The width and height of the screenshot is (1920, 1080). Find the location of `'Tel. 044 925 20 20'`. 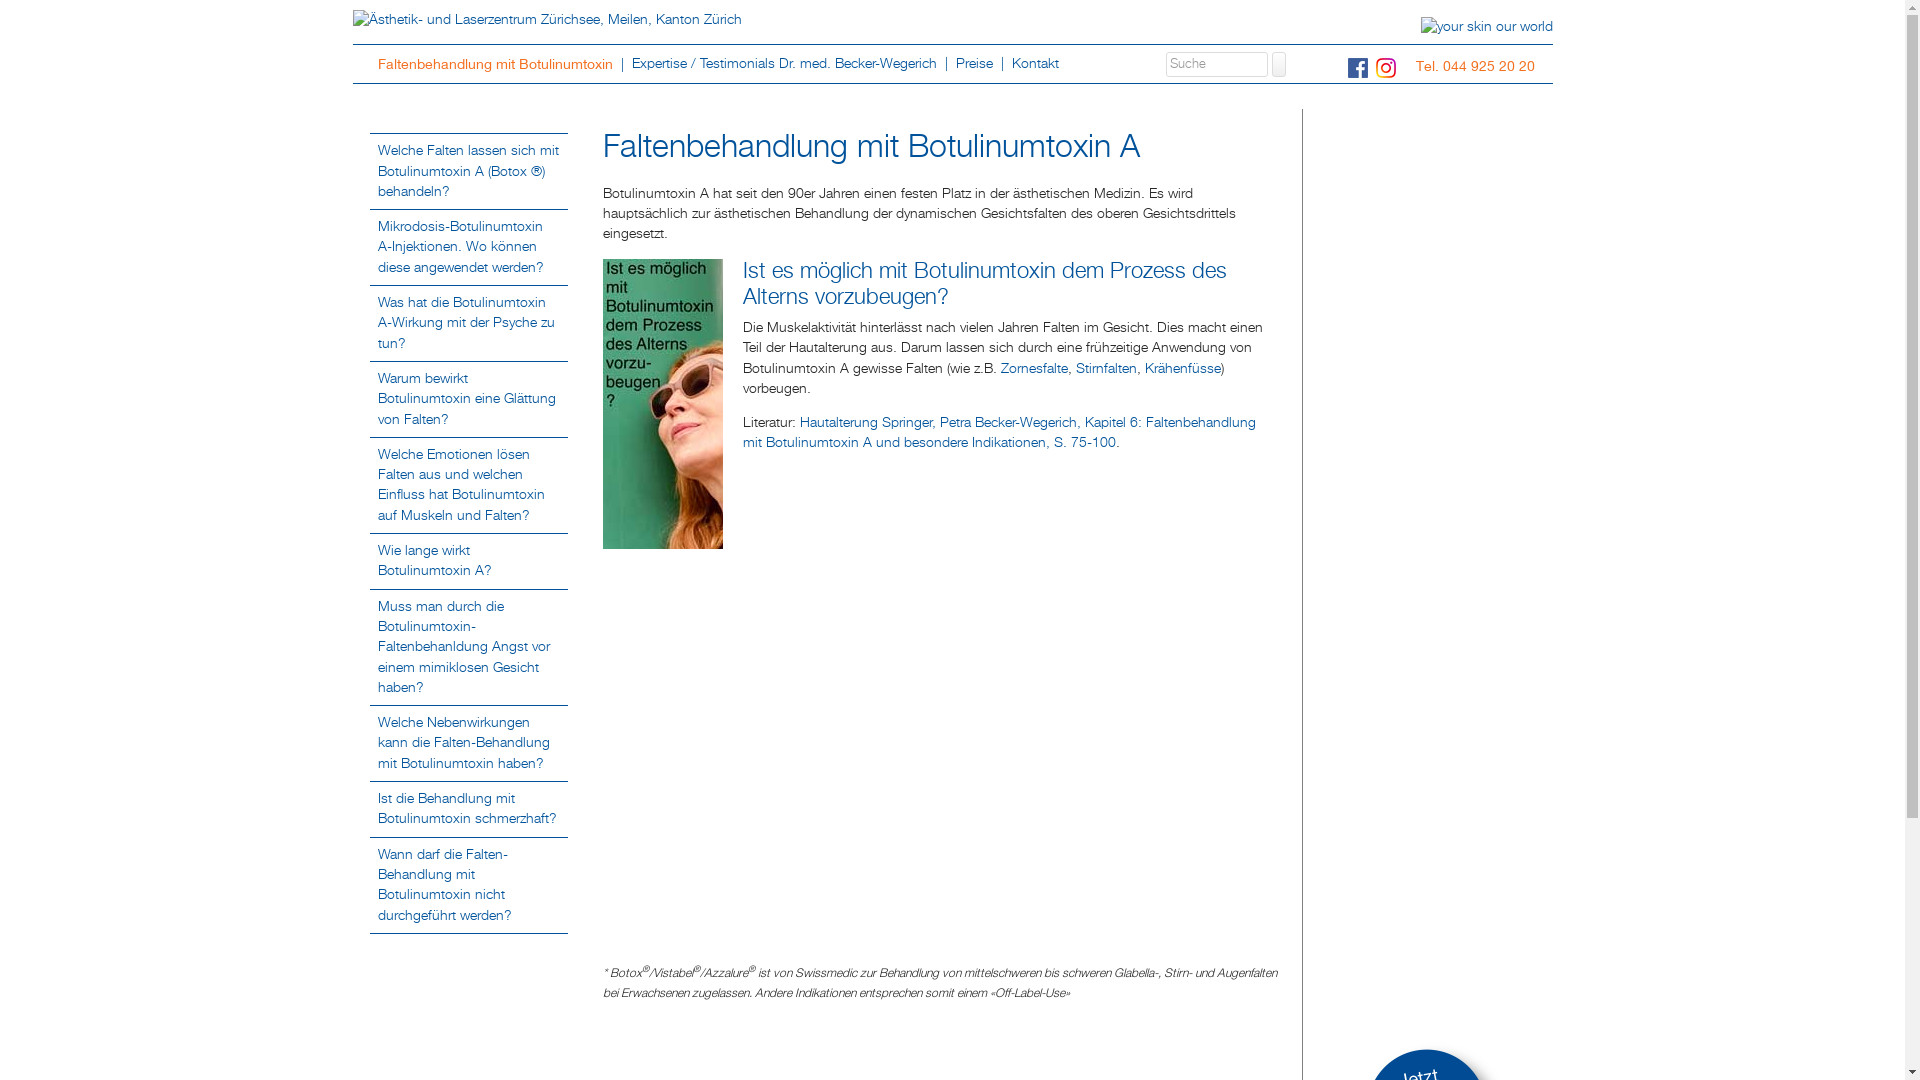

'Tel. 044 925 20 20' is located at coordinates (1415, 64).